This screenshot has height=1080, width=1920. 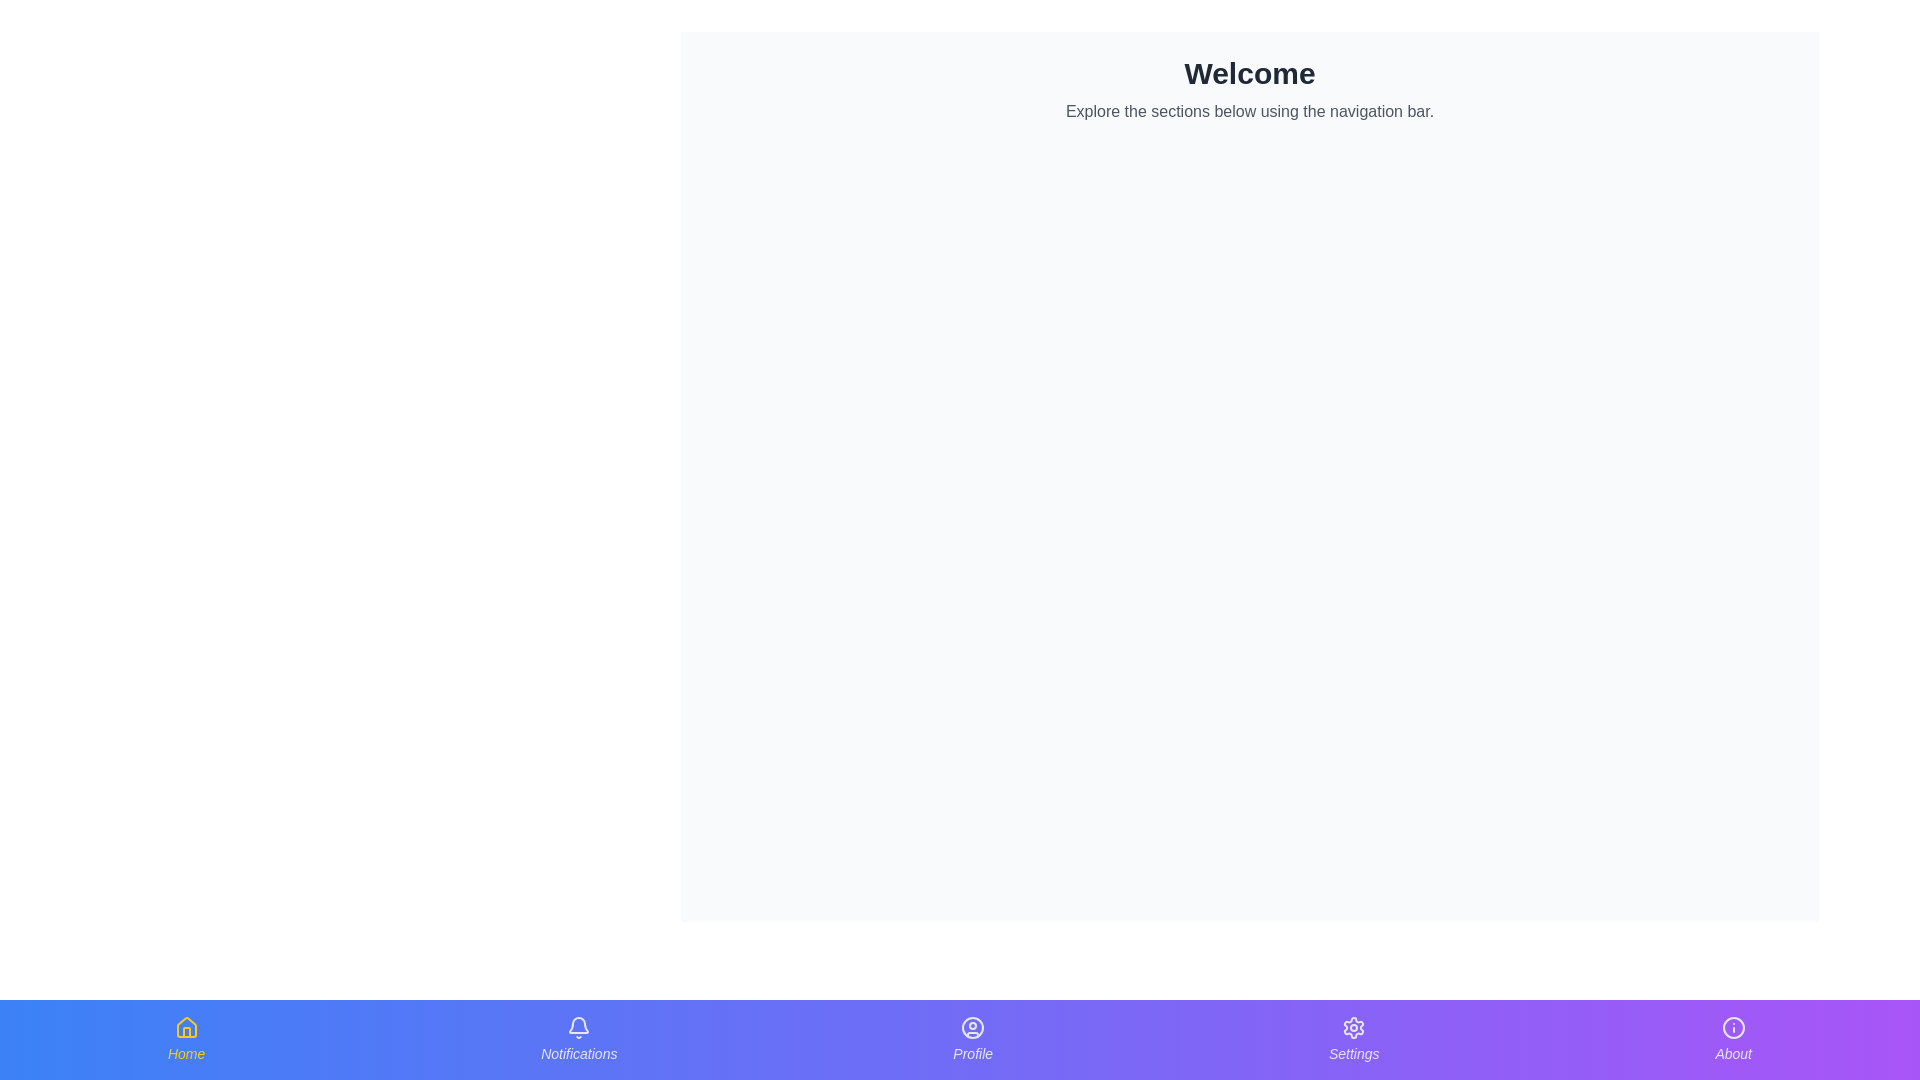 What do you see at coordinates (1732, 1052) in the screenshot?
I see `'About' label located in the bottom navigation bar, which is the fifth option from the left and is centered beneath an information icon` at bounding box center [1732, 1052].